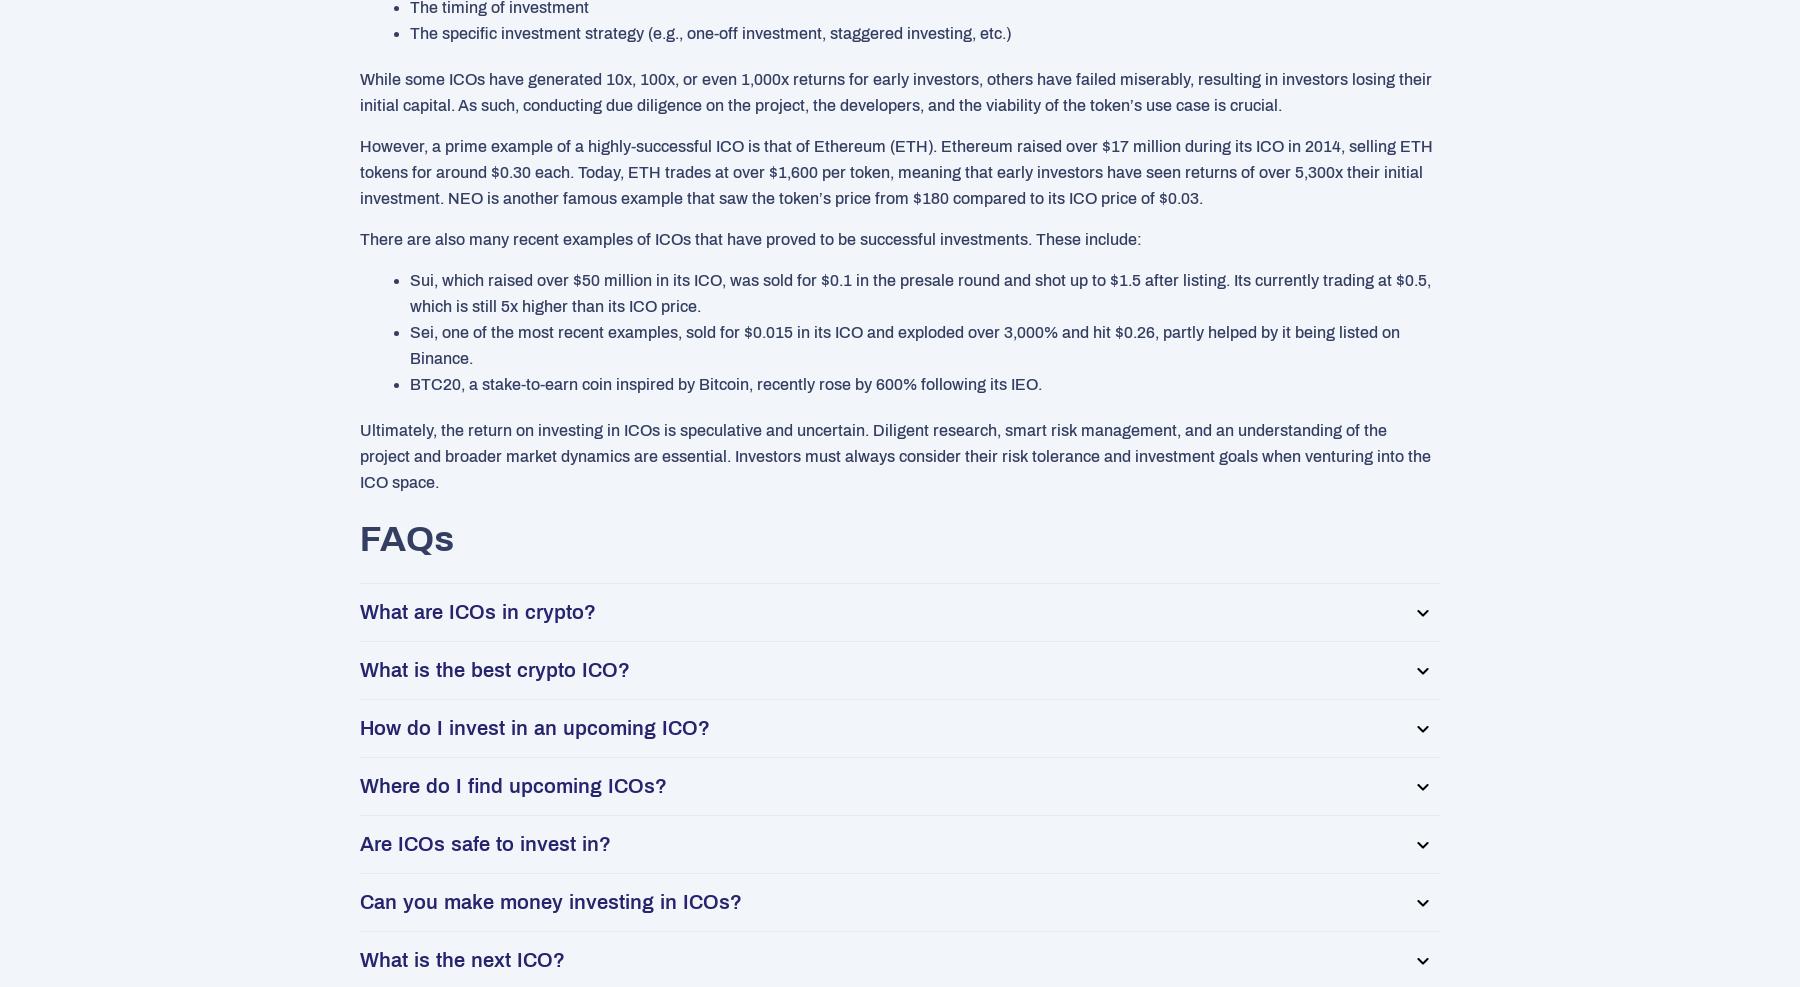  What do you see at coordinates (533, 727) in the screenshot?
I see `'How do I invest in an upcoming ICO?'` at bounding box center [533, 727].